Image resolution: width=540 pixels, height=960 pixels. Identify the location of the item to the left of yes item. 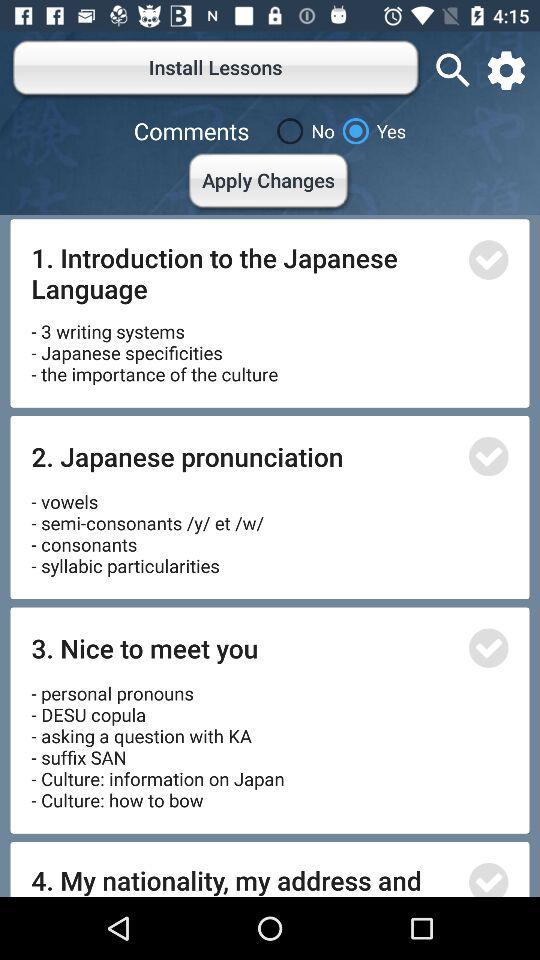
(301, 130).